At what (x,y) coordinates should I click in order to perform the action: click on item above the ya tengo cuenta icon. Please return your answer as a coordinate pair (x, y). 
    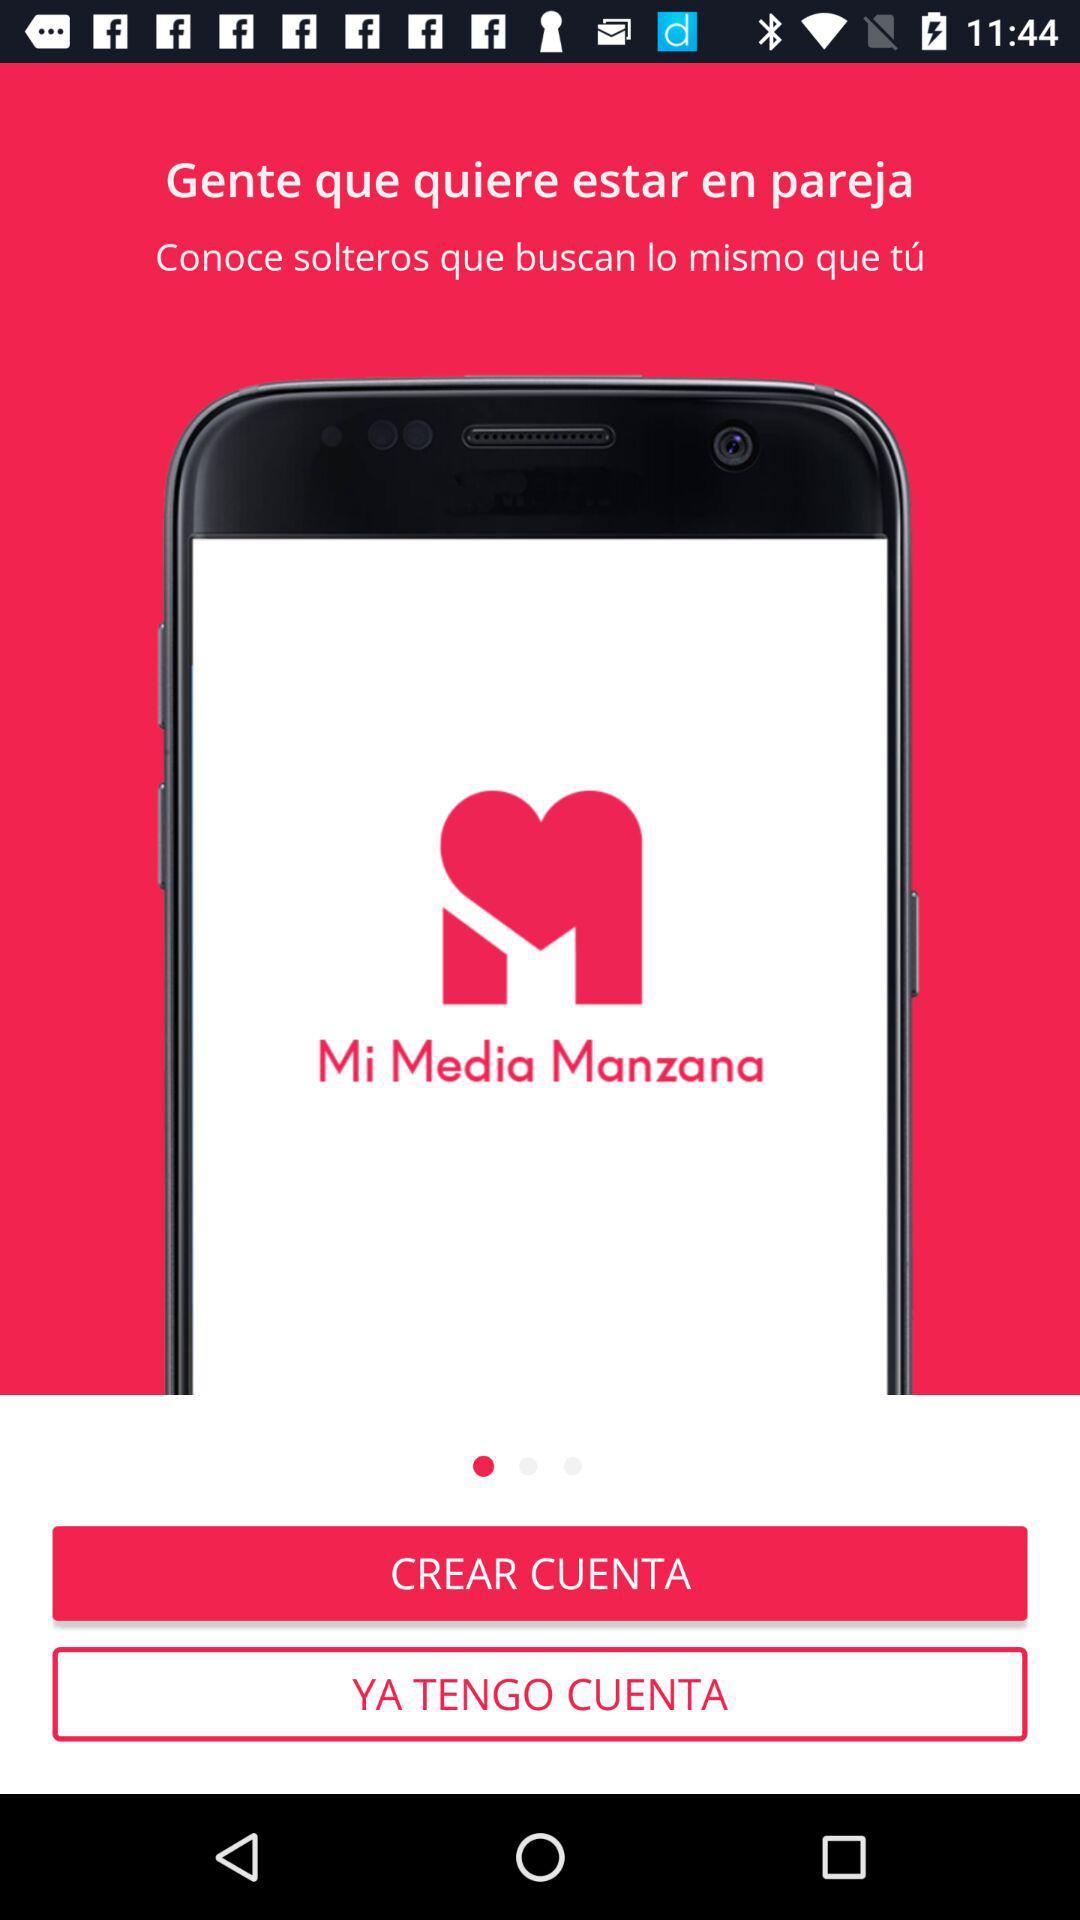
    Looking at the image, I should click on (540, 1572).